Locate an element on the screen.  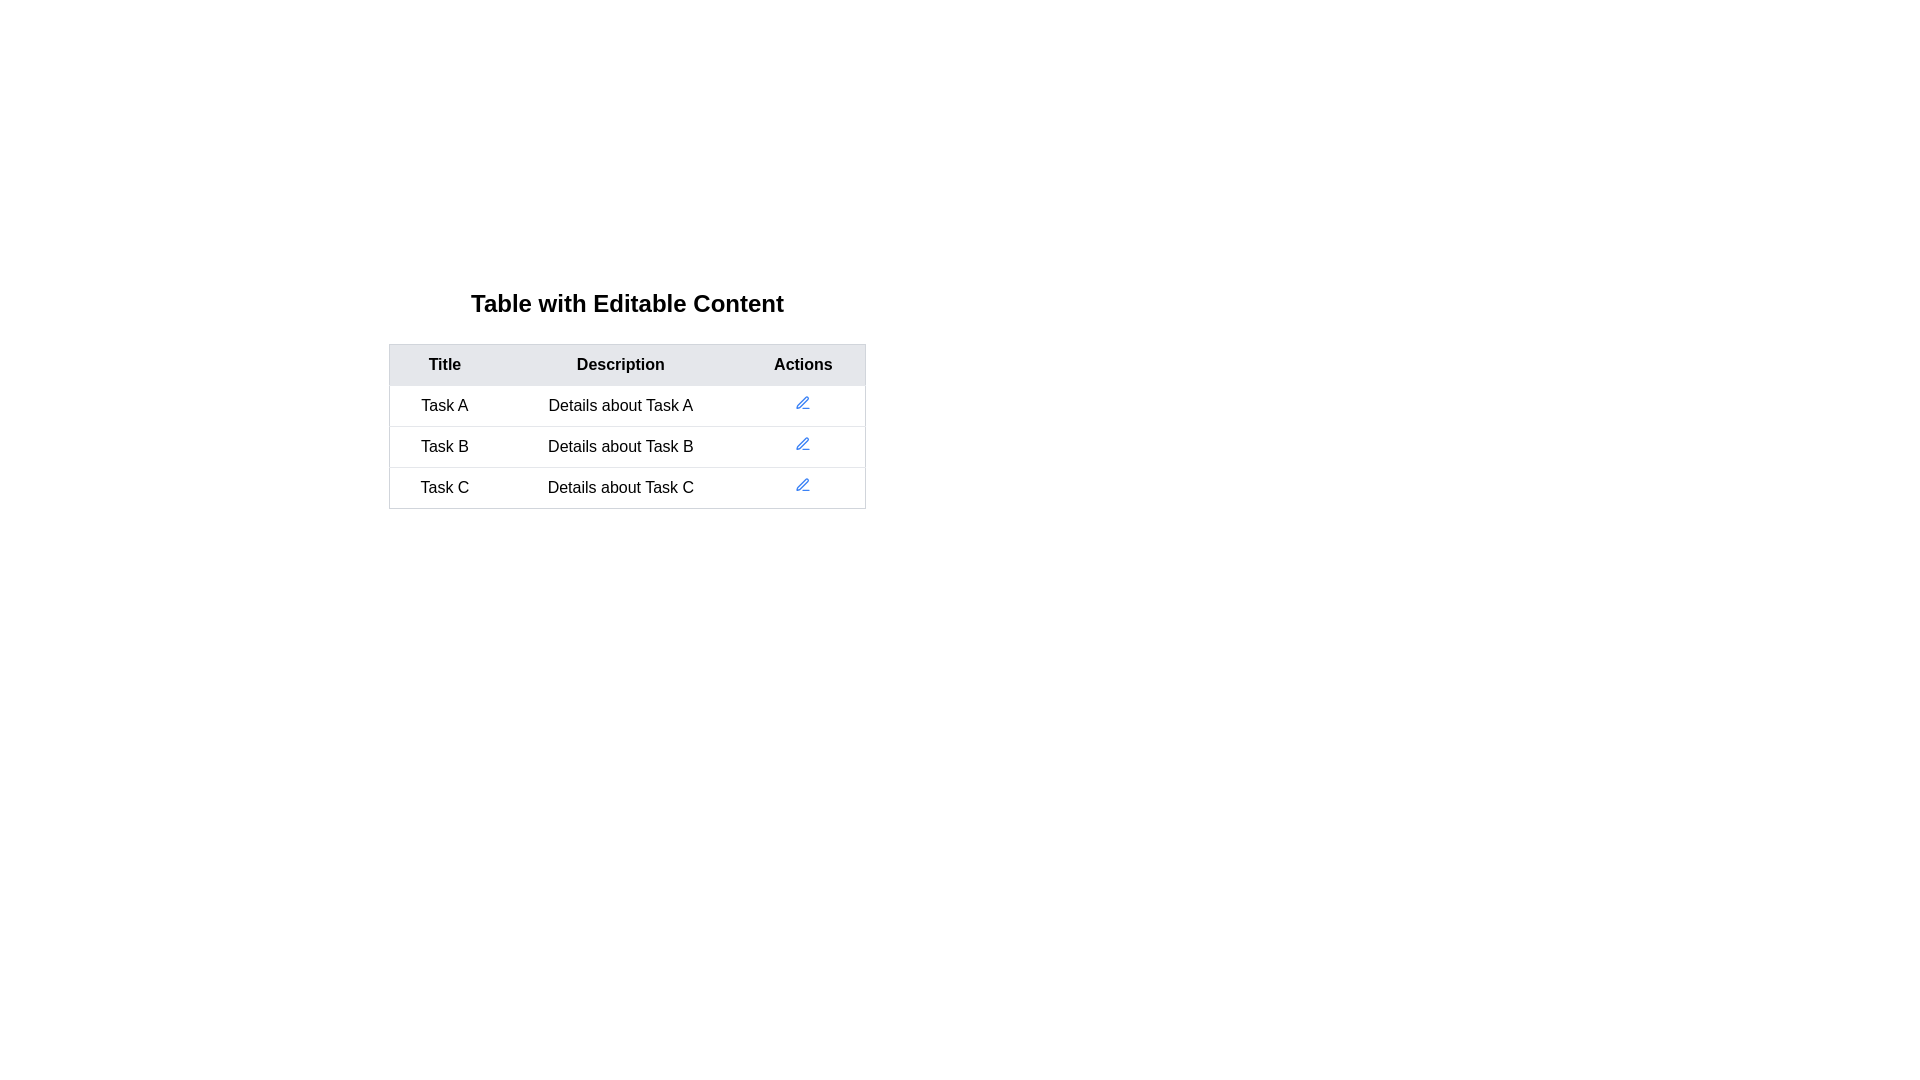
the text label 'Task C' styled in a table cell located in the third row of the 'Title' column is located at coordinates (443, 488).